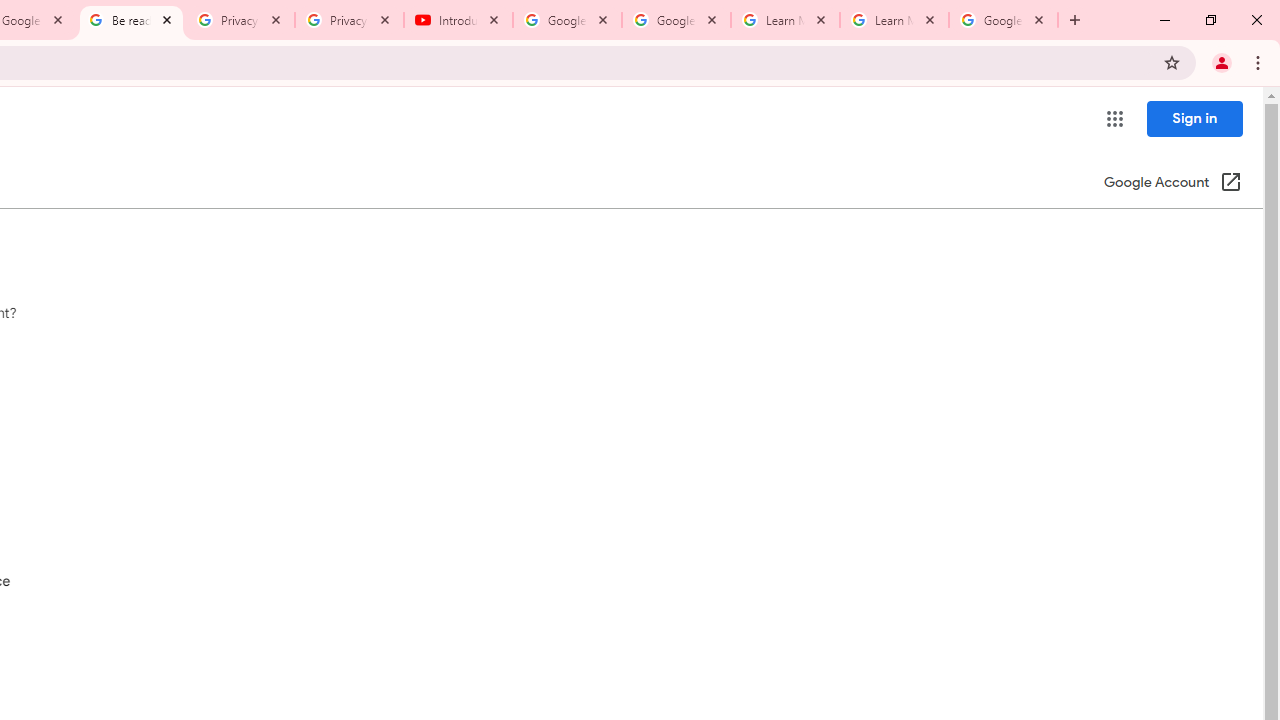 This screenshot has height=720, width=1280. Describe the element at coordinates (1173, 183) in the screenshot. I see `'Google Account (Open in a new window)'` at that location.